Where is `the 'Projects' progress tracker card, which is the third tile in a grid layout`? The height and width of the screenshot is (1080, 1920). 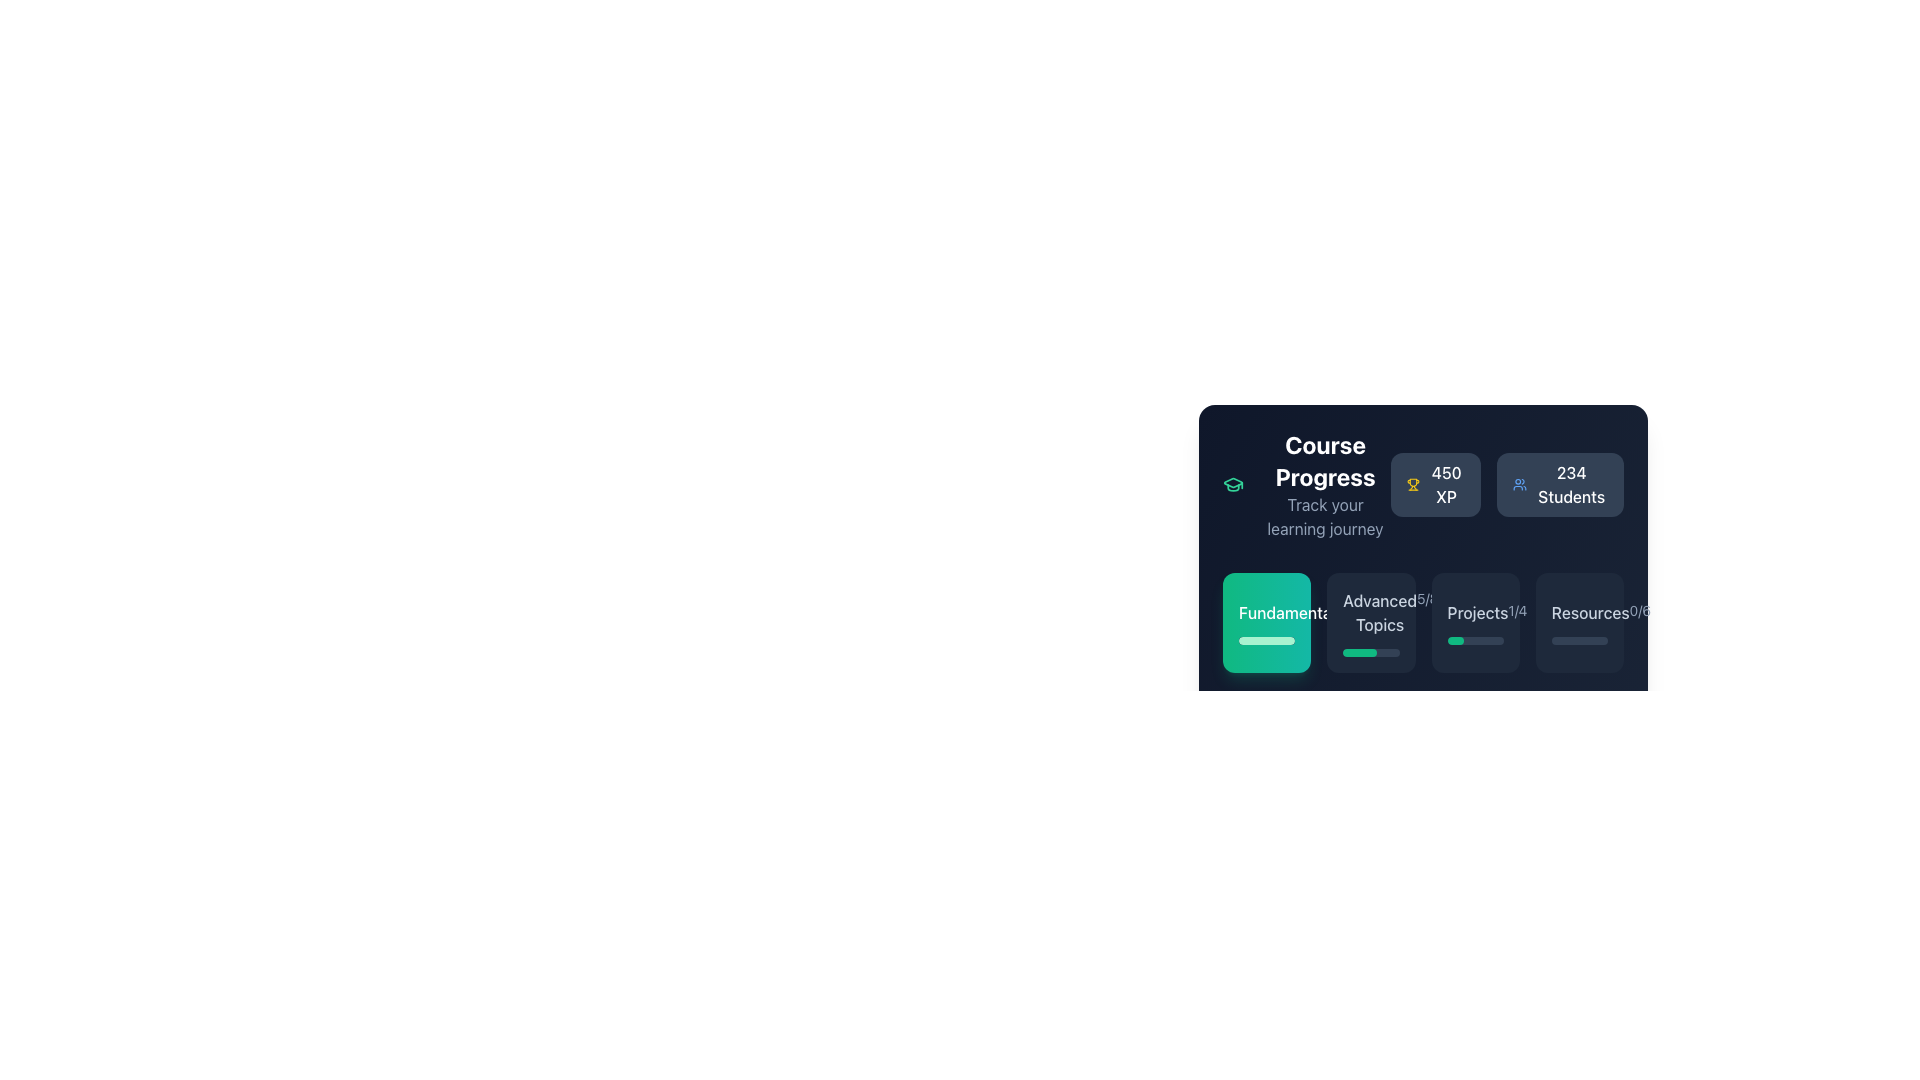 the 'Projects' progress tracker card, which is the third tile in a grid layout is located at coordinates (1475, 622).